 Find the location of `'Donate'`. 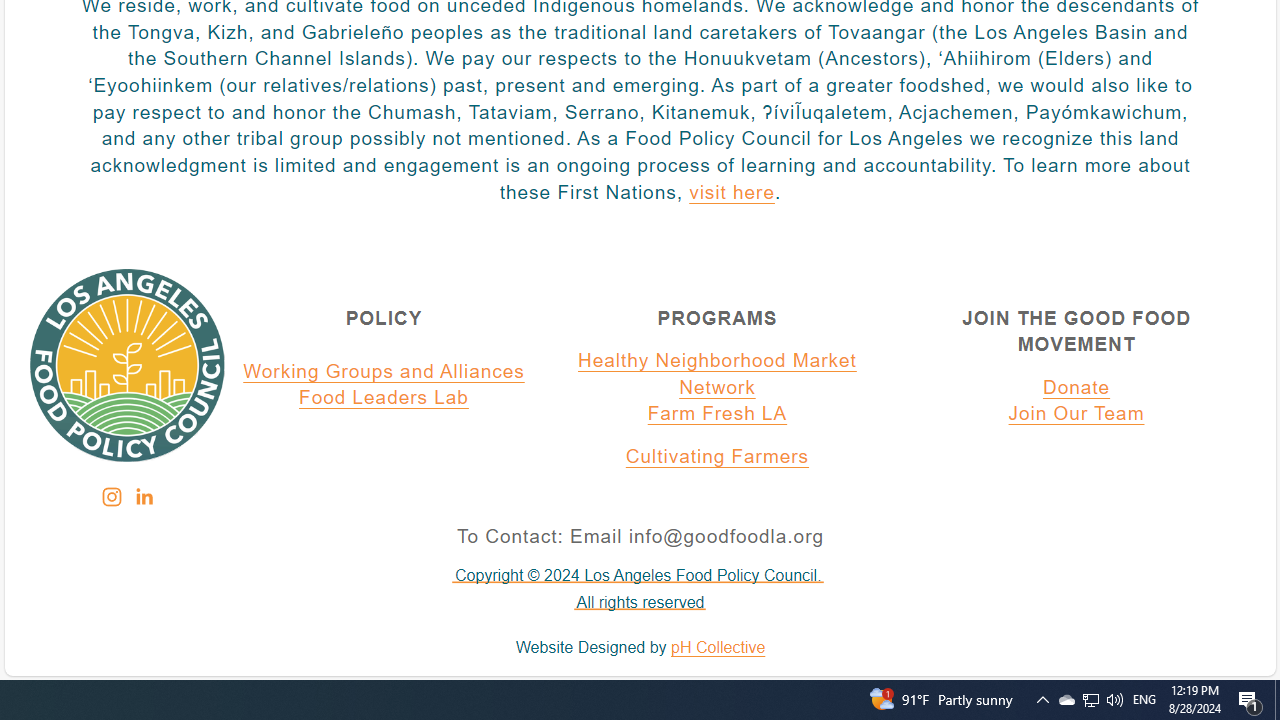

'Donate' is located at coordinates (1075, 387).